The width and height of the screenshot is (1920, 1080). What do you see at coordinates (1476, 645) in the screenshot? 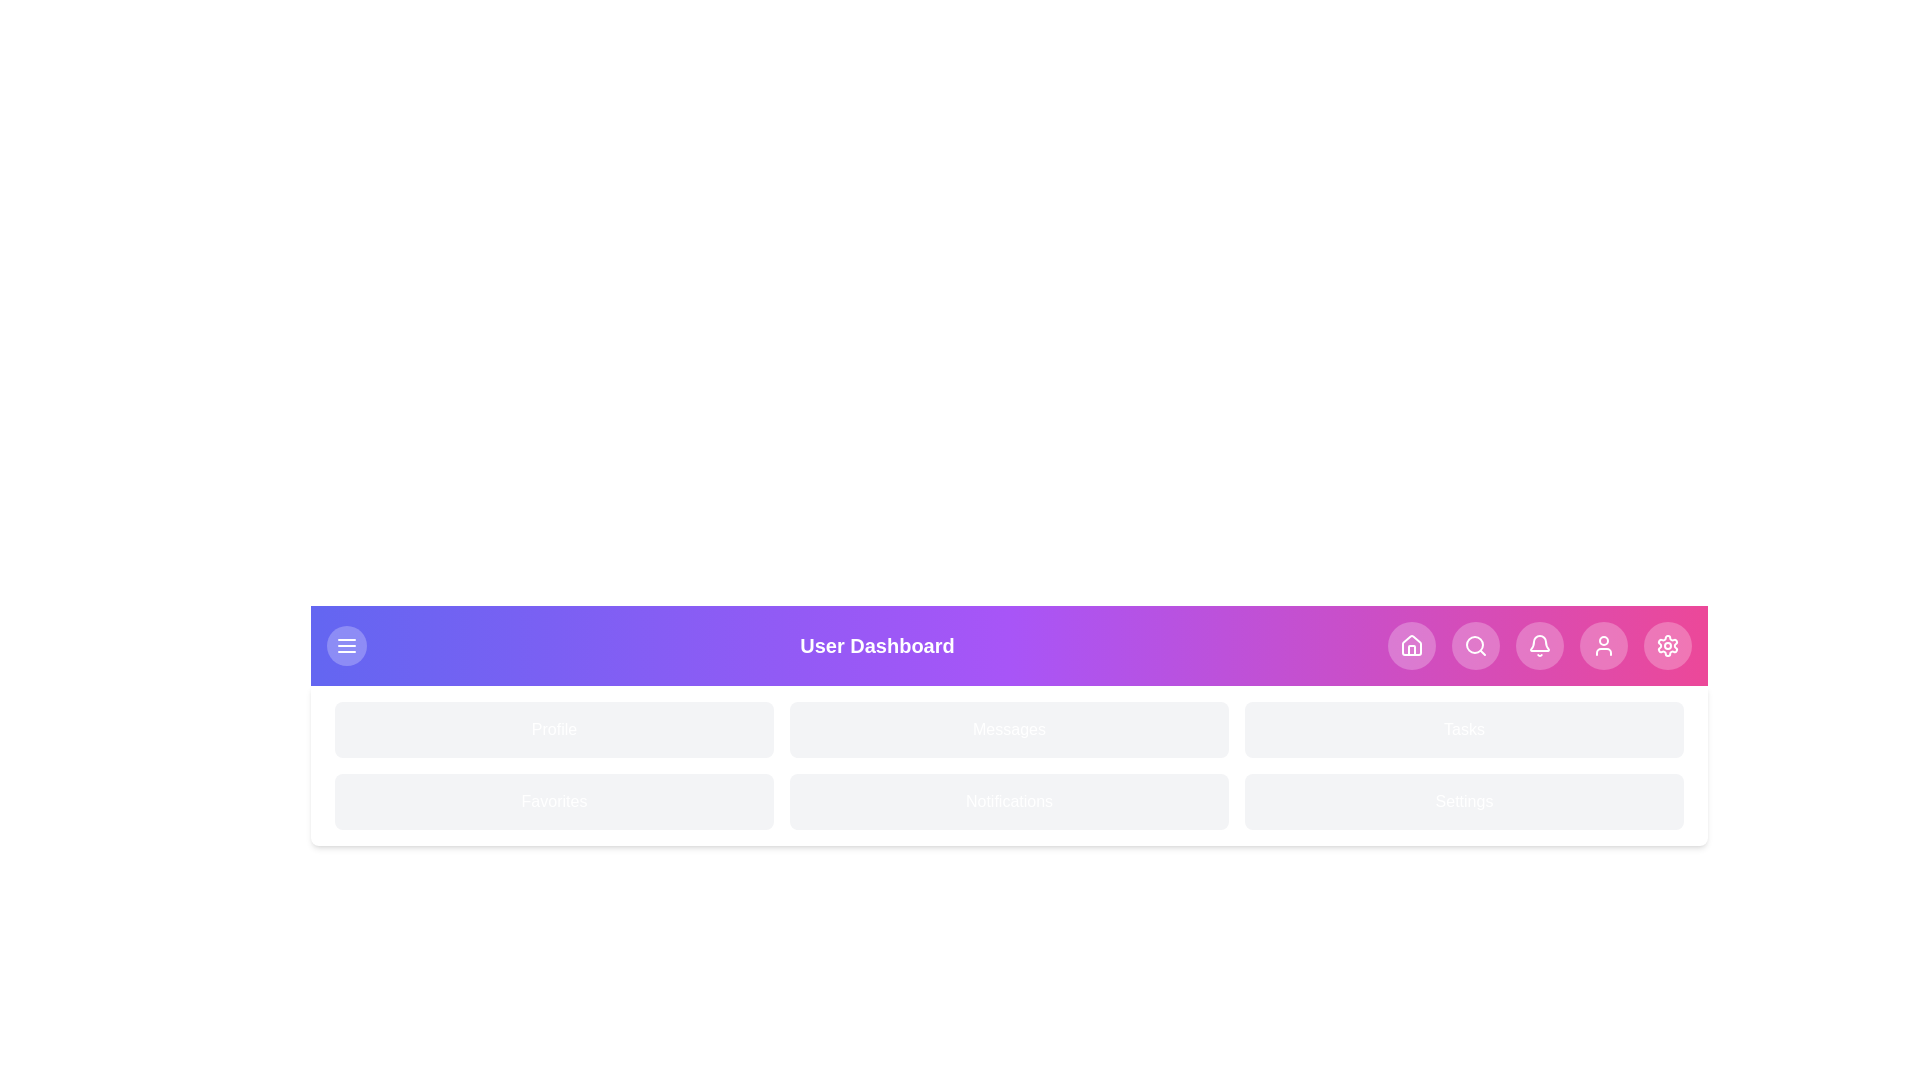
I see `the navigation button corresponding to Search` at bounding box center [1476, 645].